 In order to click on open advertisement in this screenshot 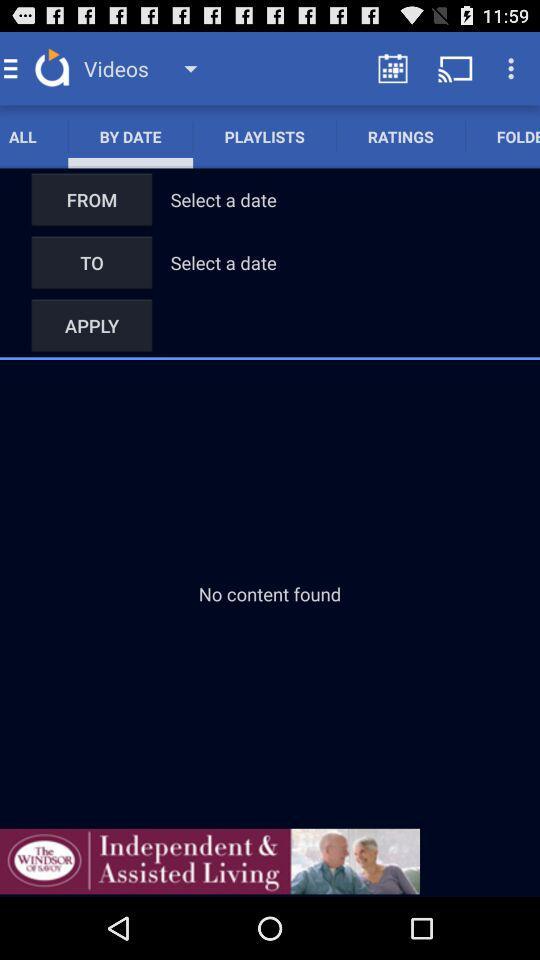, I will do `click(209, 860)`.